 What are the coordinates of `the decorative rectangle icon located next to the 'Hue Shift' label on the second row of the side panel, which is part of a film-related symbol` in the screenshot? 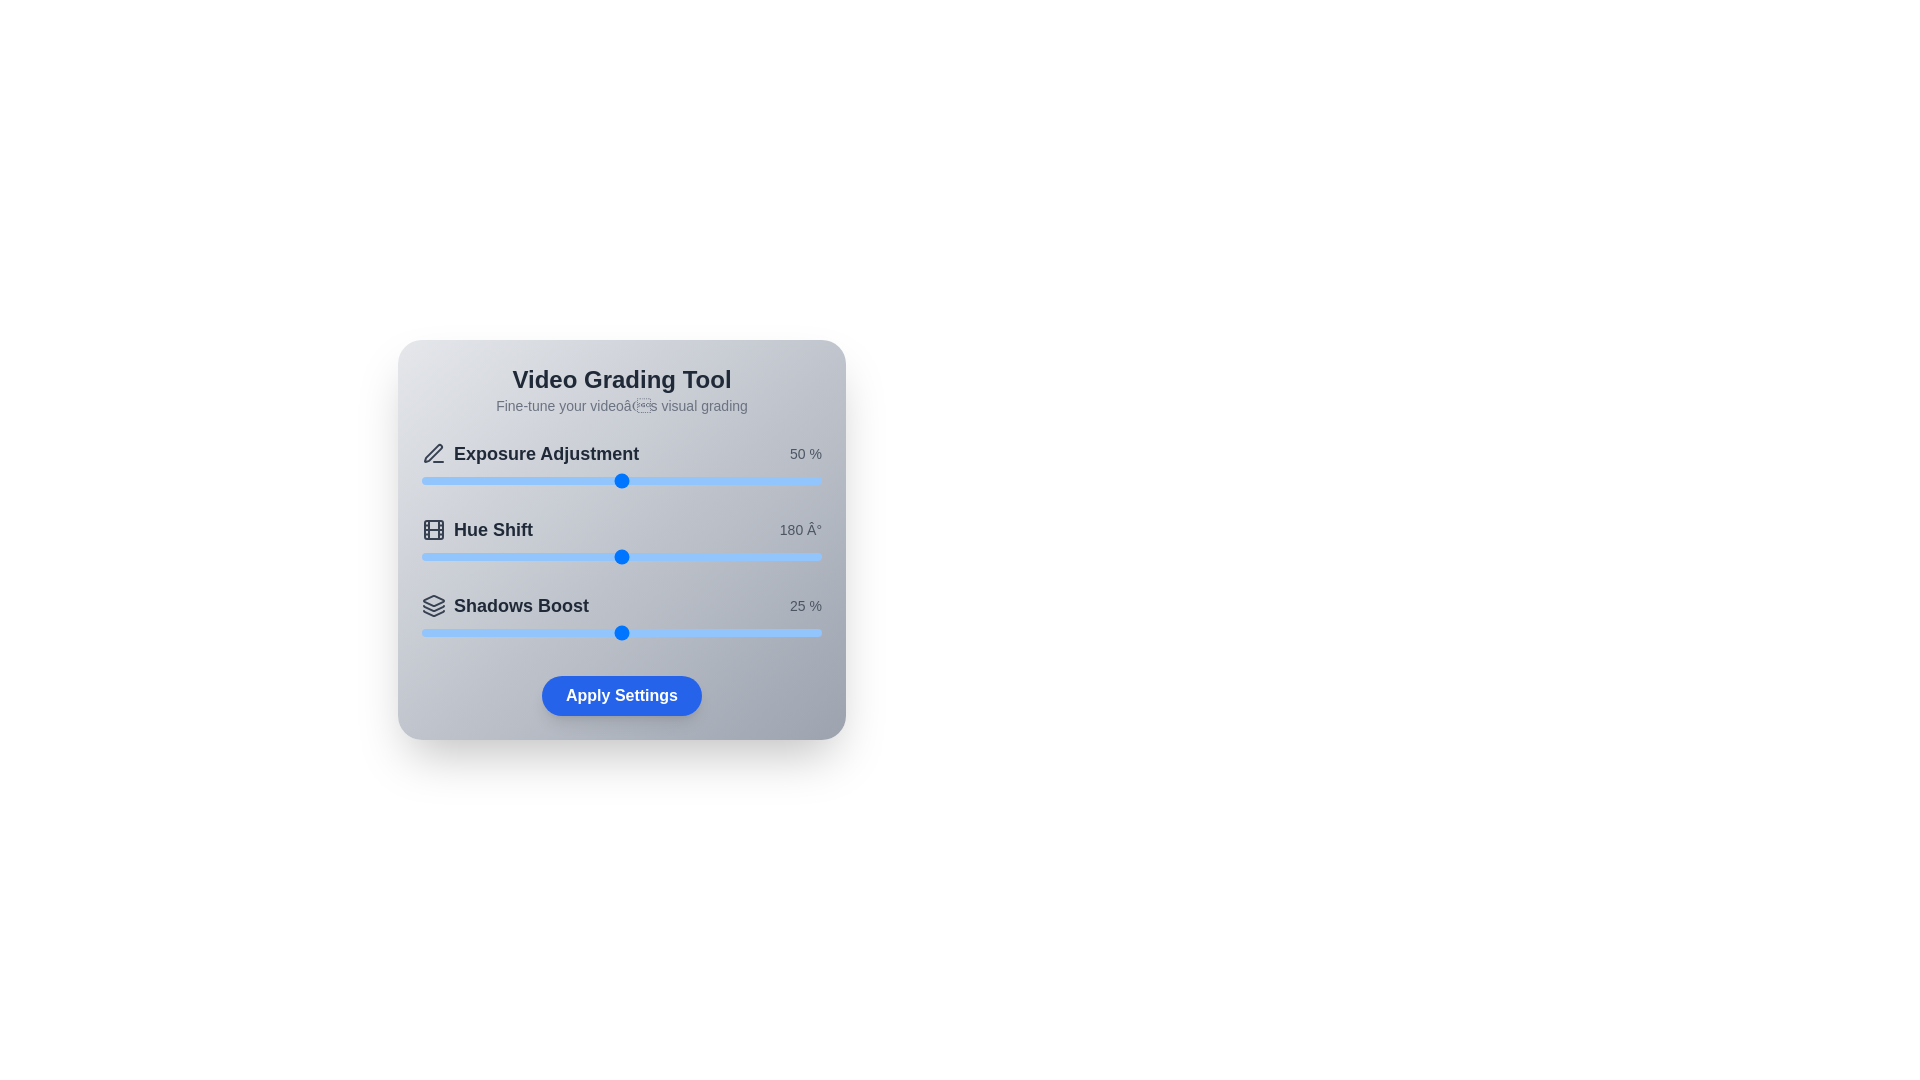 It's located at (432, 528).